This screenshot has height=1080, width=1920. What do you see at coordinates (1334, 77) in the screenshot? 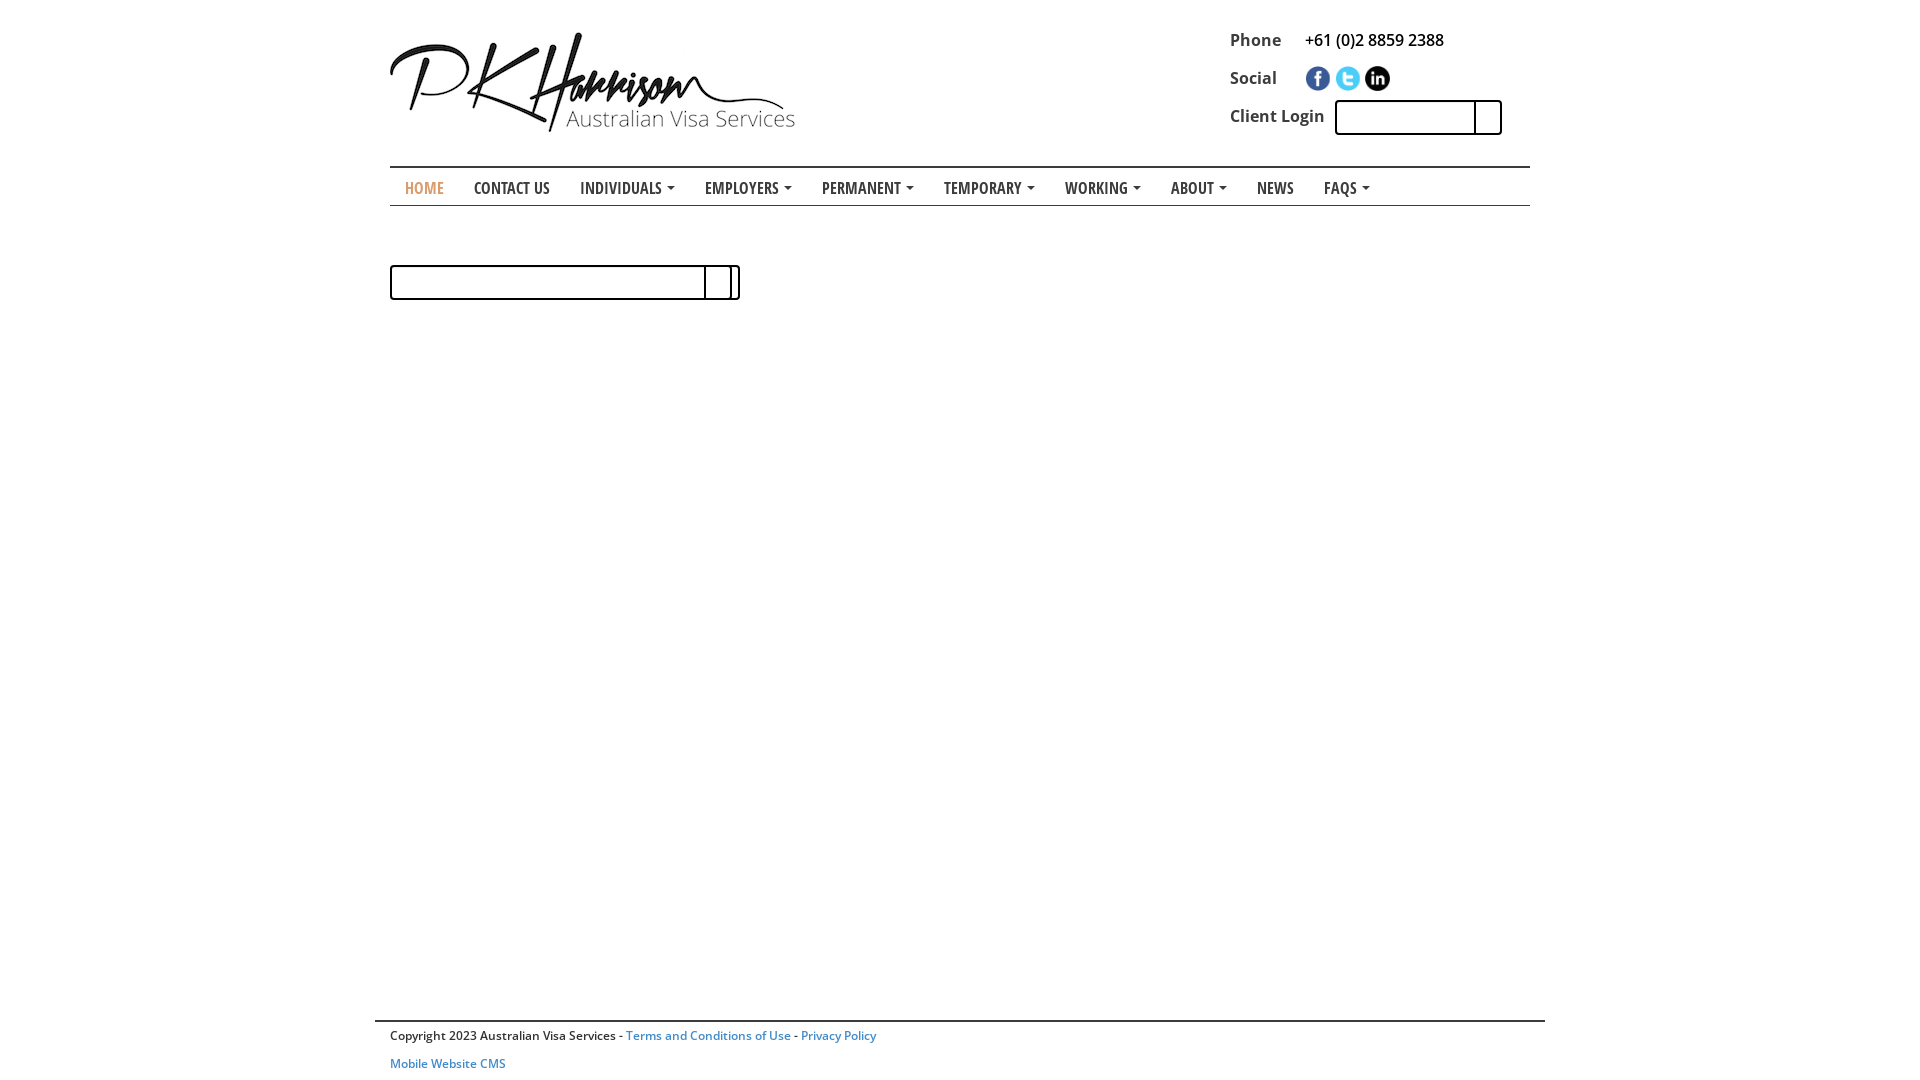
I see `'Twitter'` at bounding box center [1334, 77].